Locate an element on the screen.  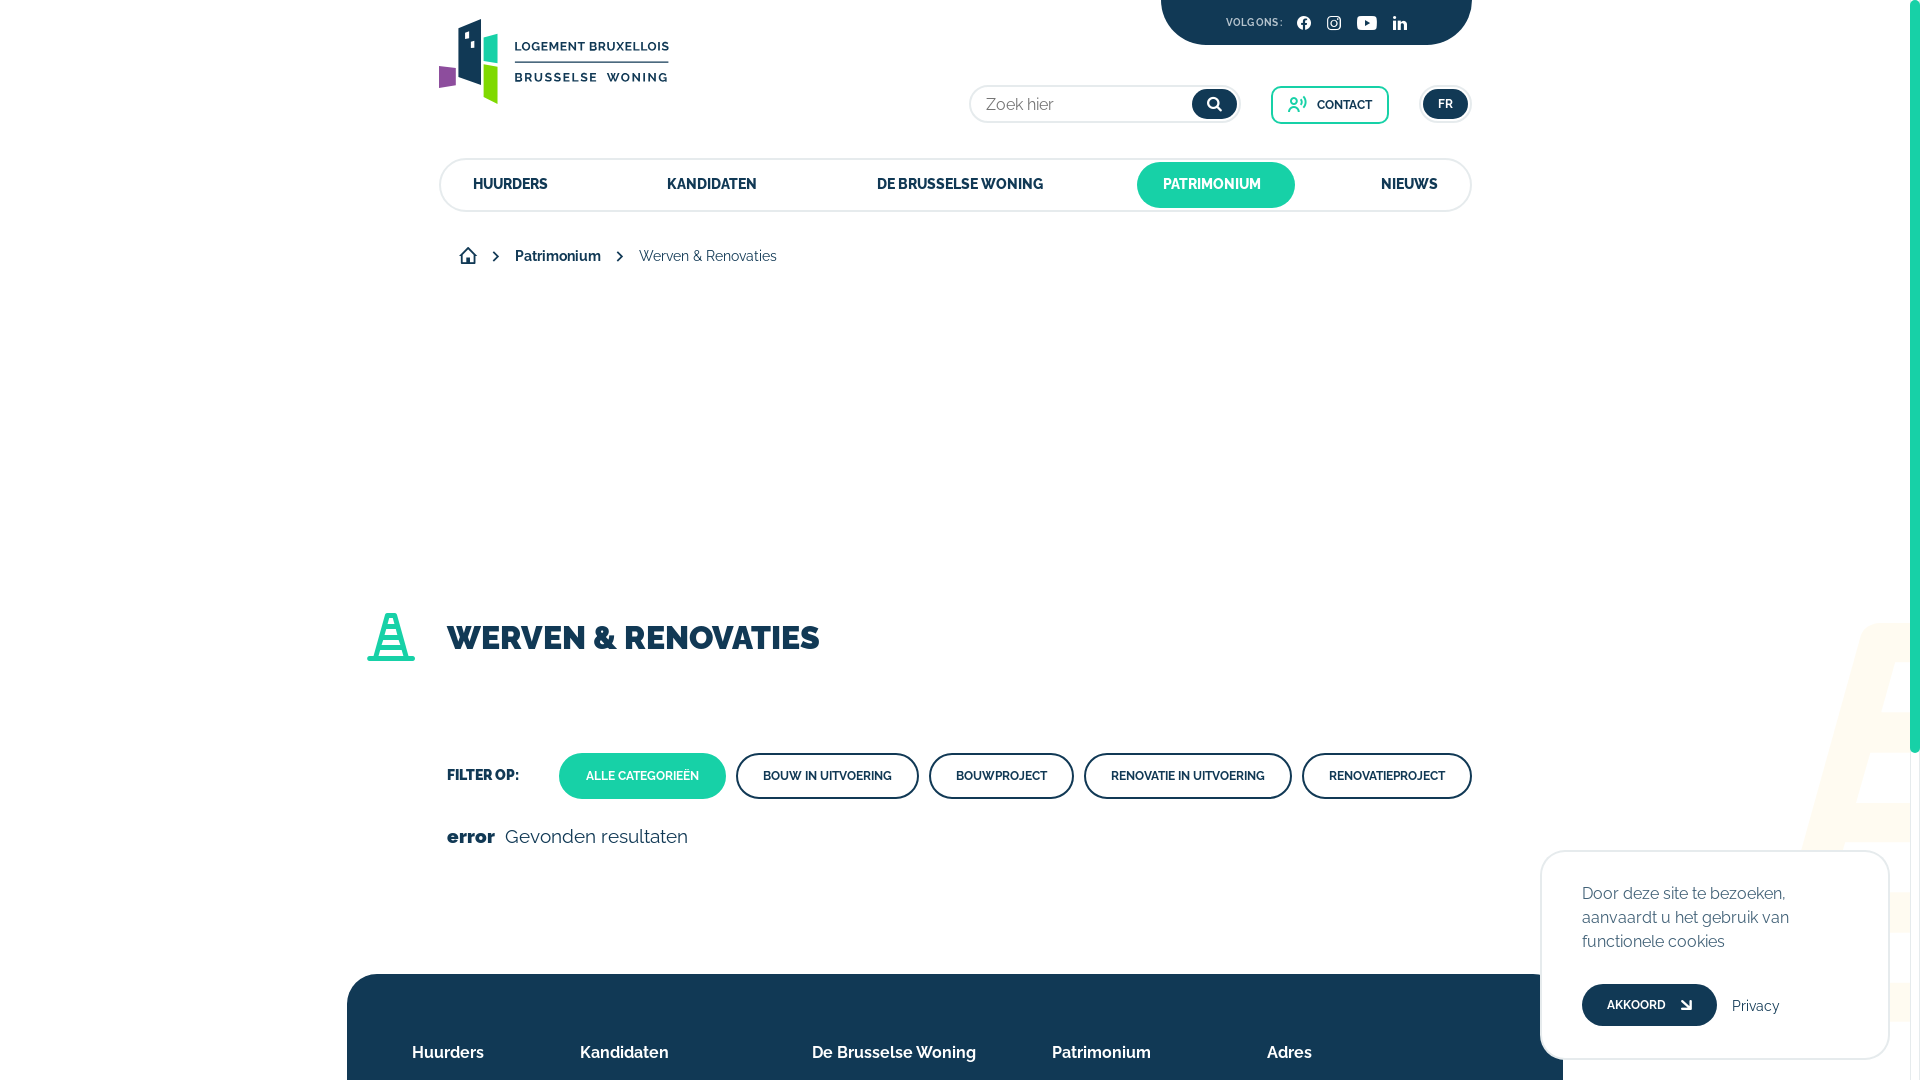
'FR' is located at coordinates (1444, 104).